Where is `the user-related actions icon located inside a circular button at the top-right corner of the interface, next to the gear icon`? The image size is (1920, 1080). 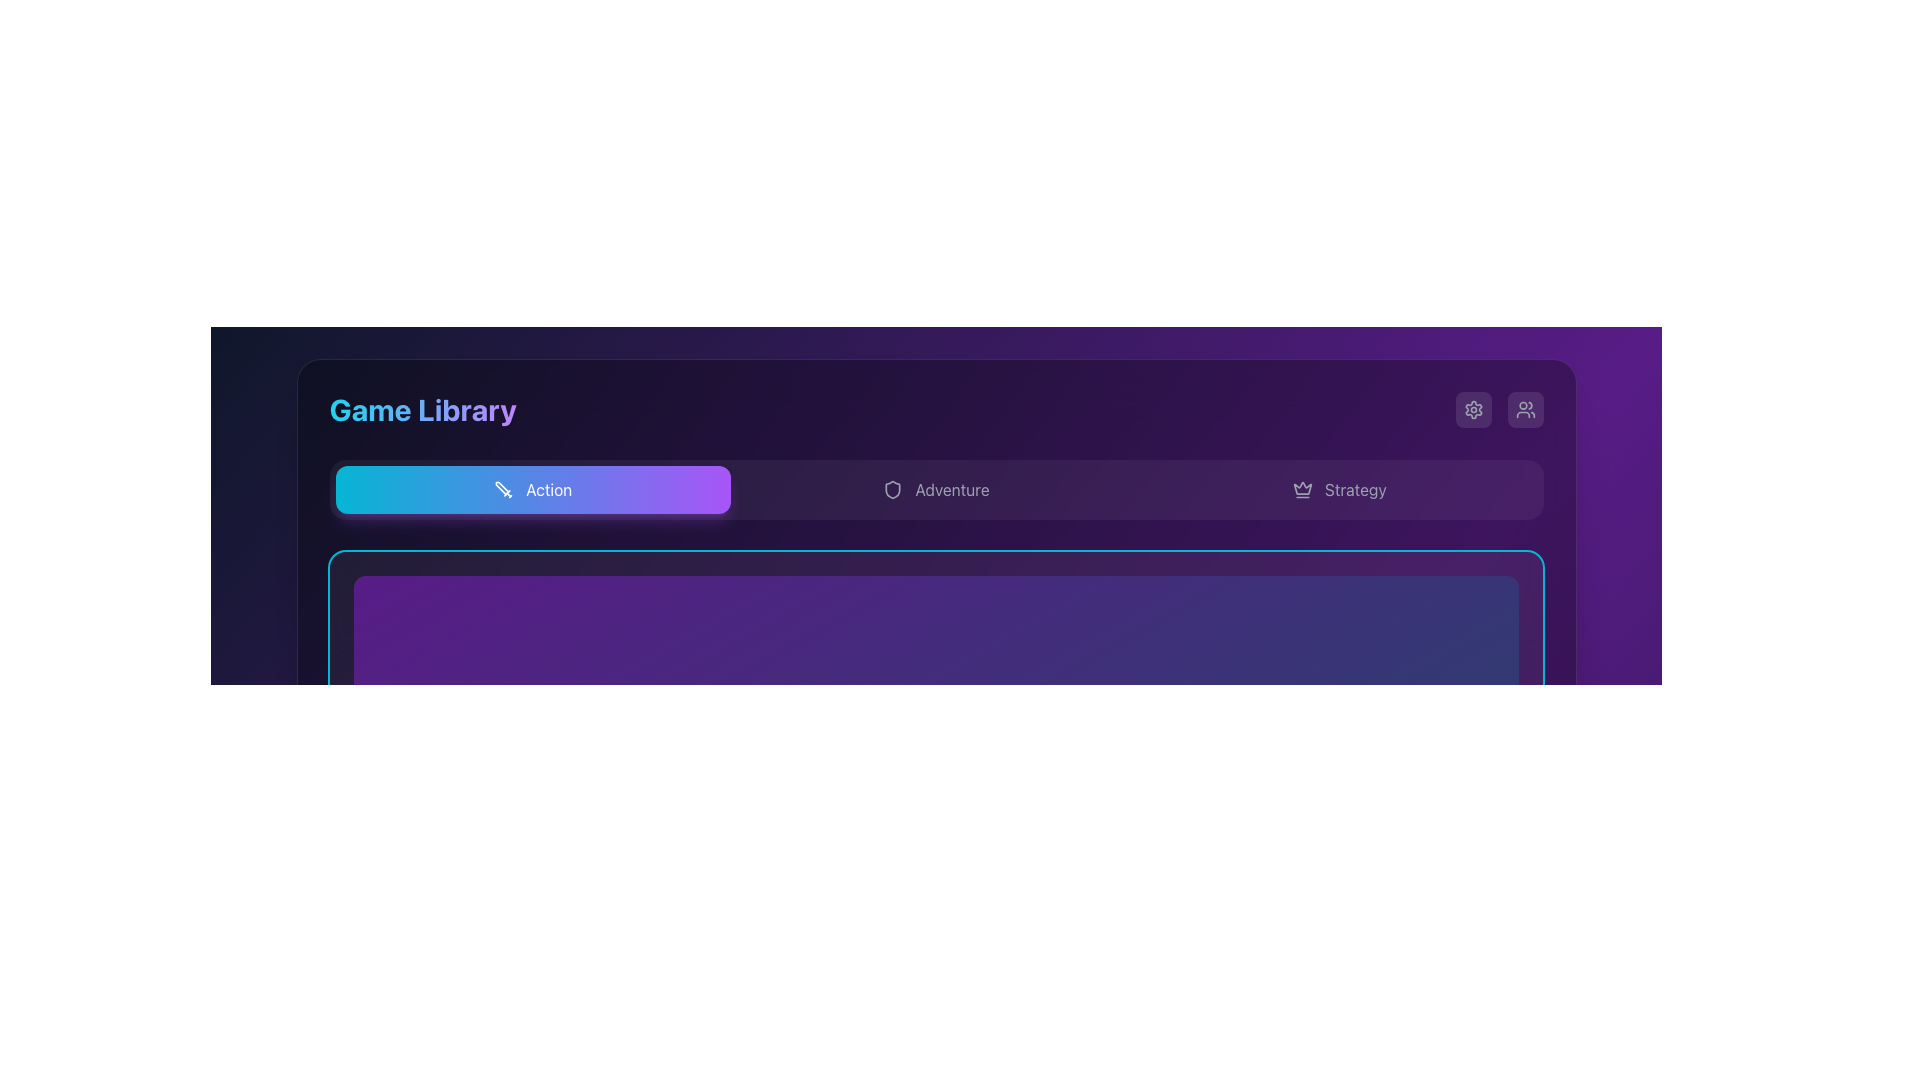 the user-related actions icon located inside a circular button at the top-right corner of the interface, next to the gear icon is located at coordinates (1524, 408).